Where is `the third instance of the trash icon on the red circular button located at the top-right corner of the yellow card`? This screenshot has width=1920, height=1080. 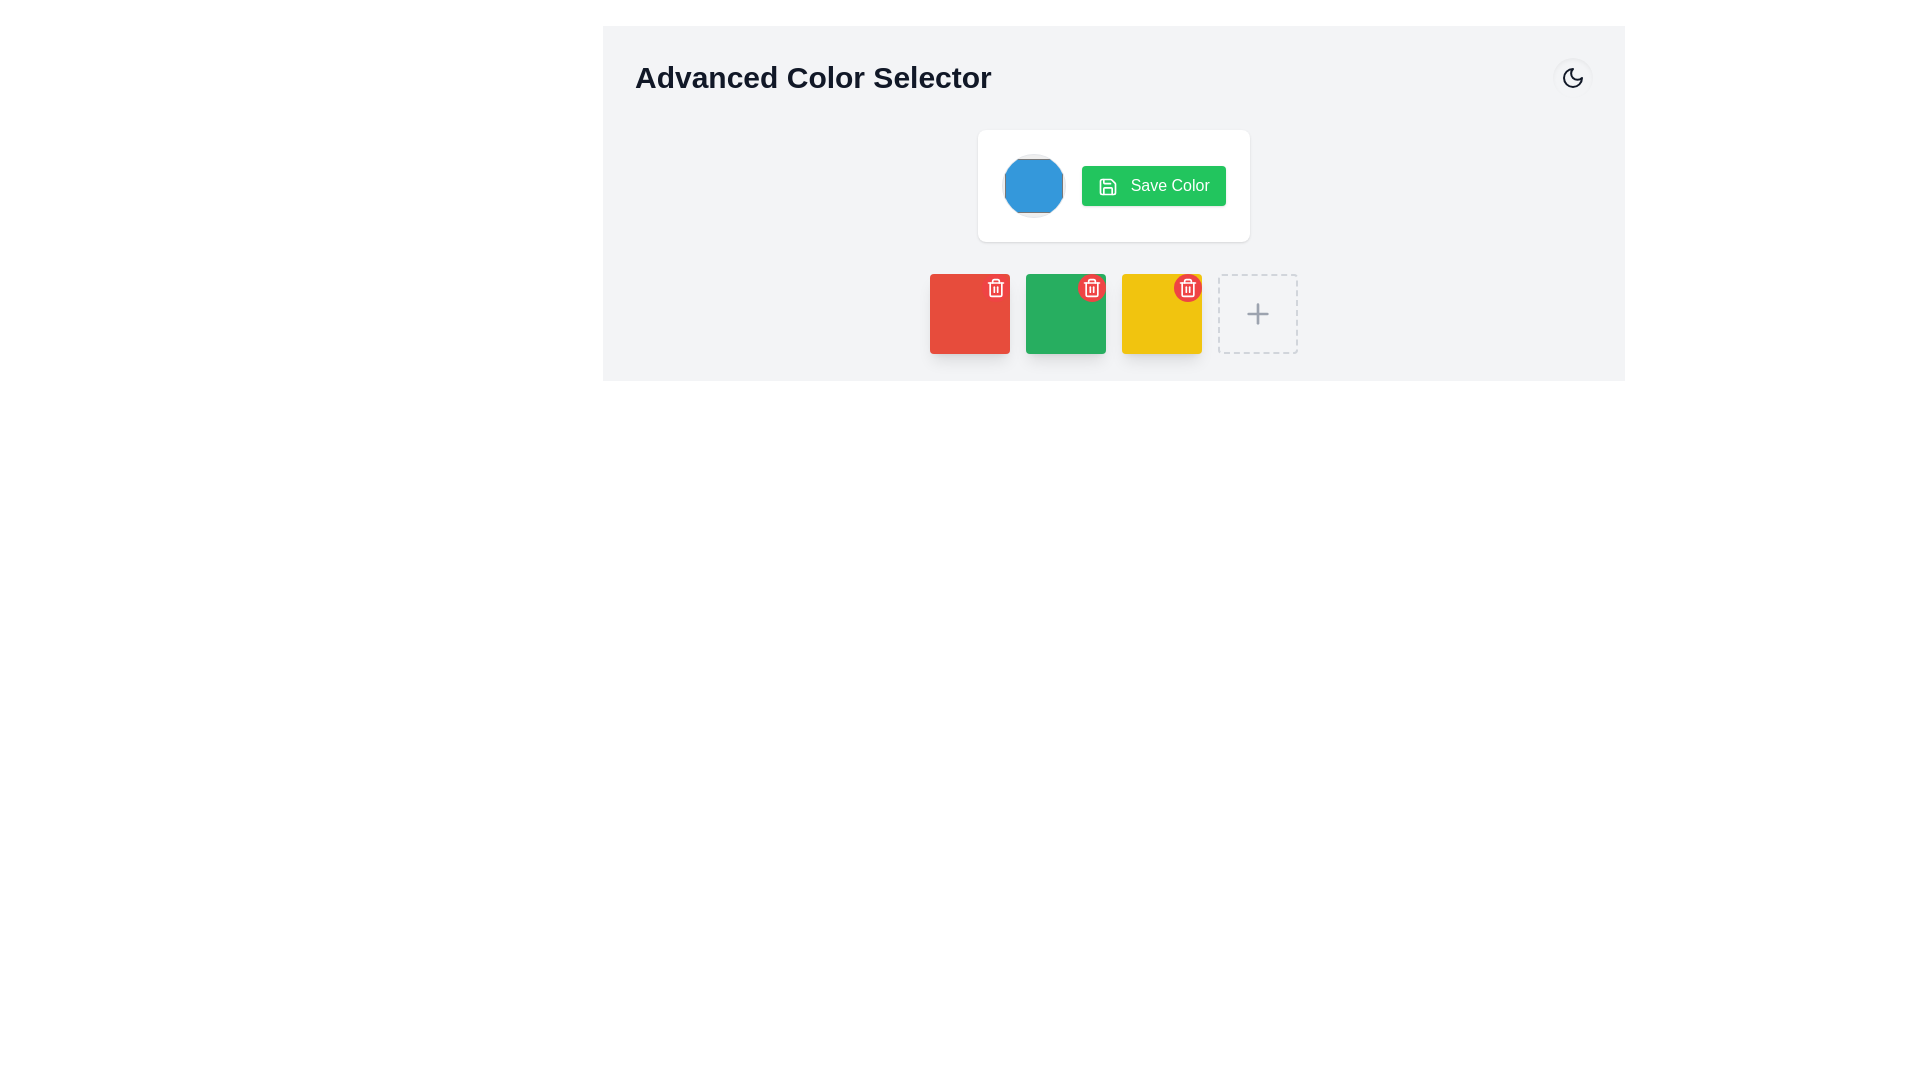
the third instance of the trash icon on the red circular button located at the top-right corner of the yellow card is located at coordinates (996, 288).